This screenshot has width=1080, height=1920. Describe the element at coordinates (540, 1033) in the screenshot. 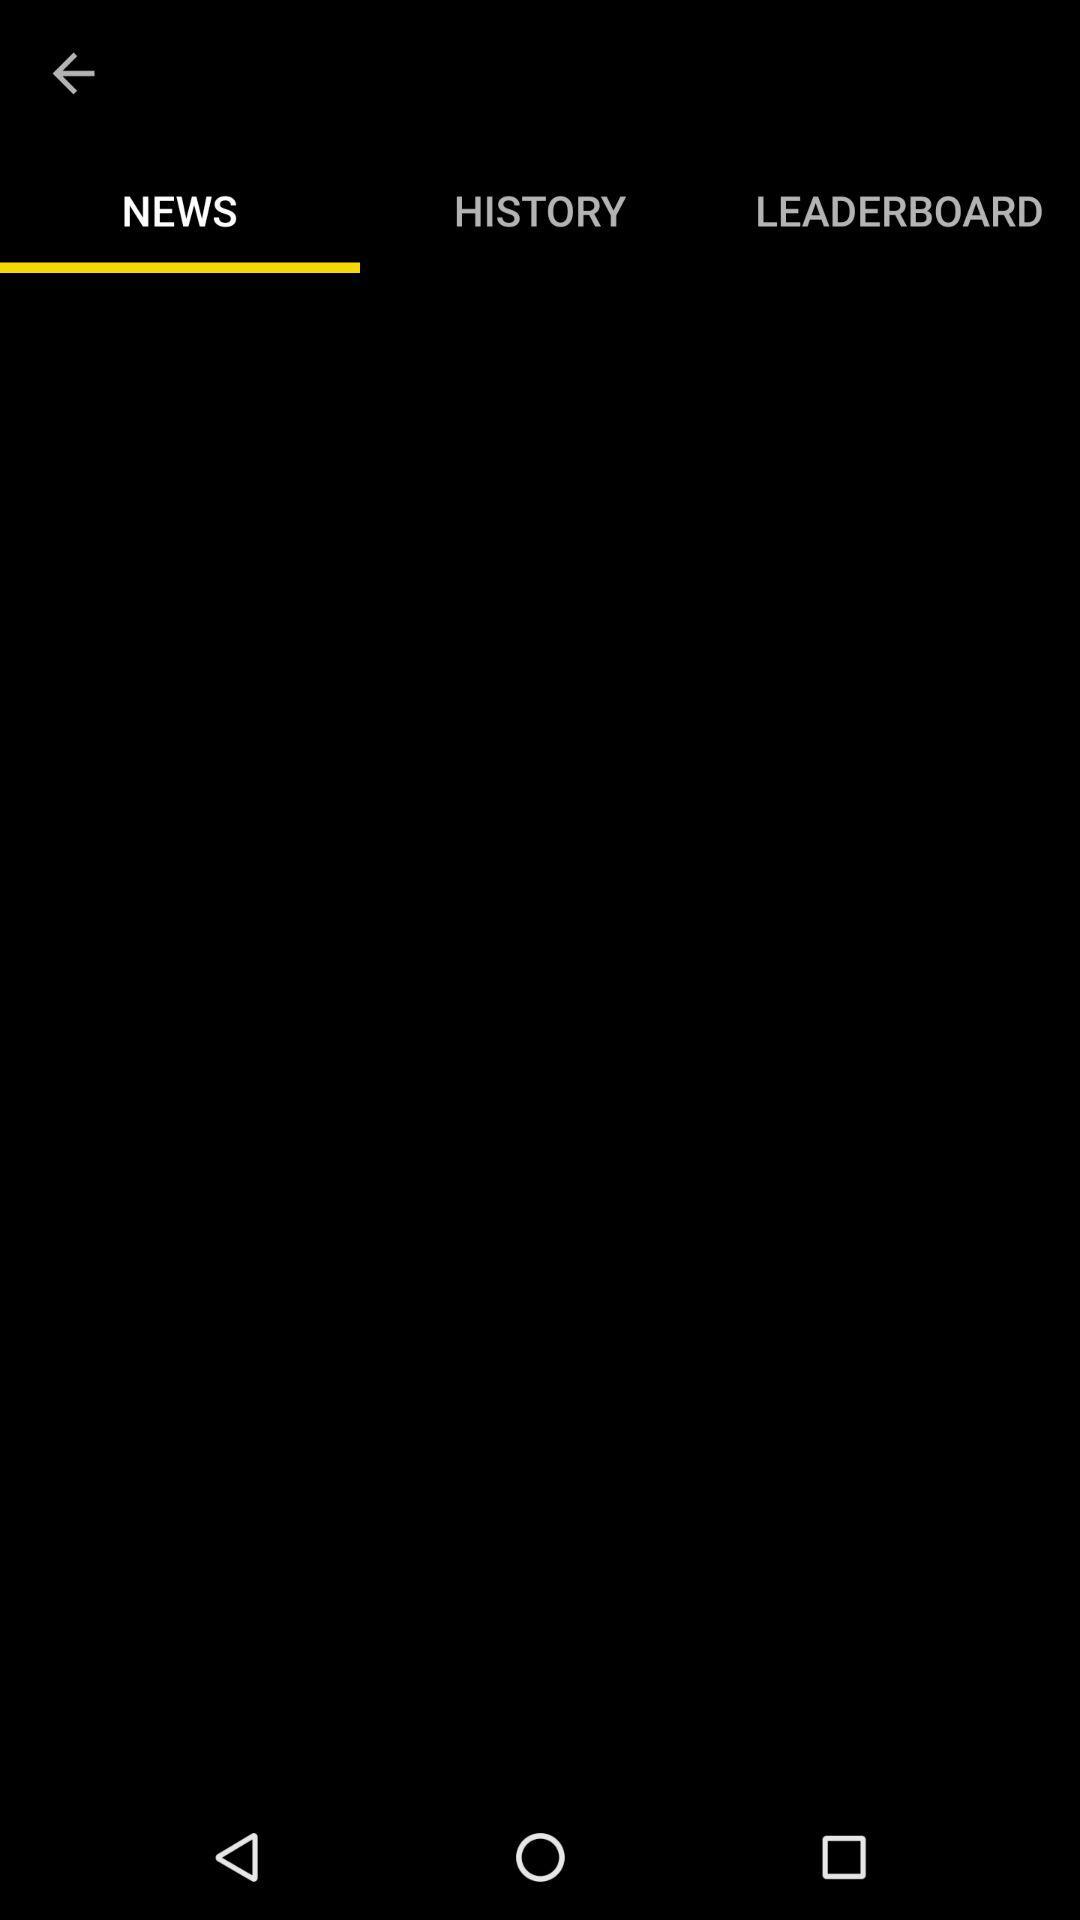

I see `news field` at that location.